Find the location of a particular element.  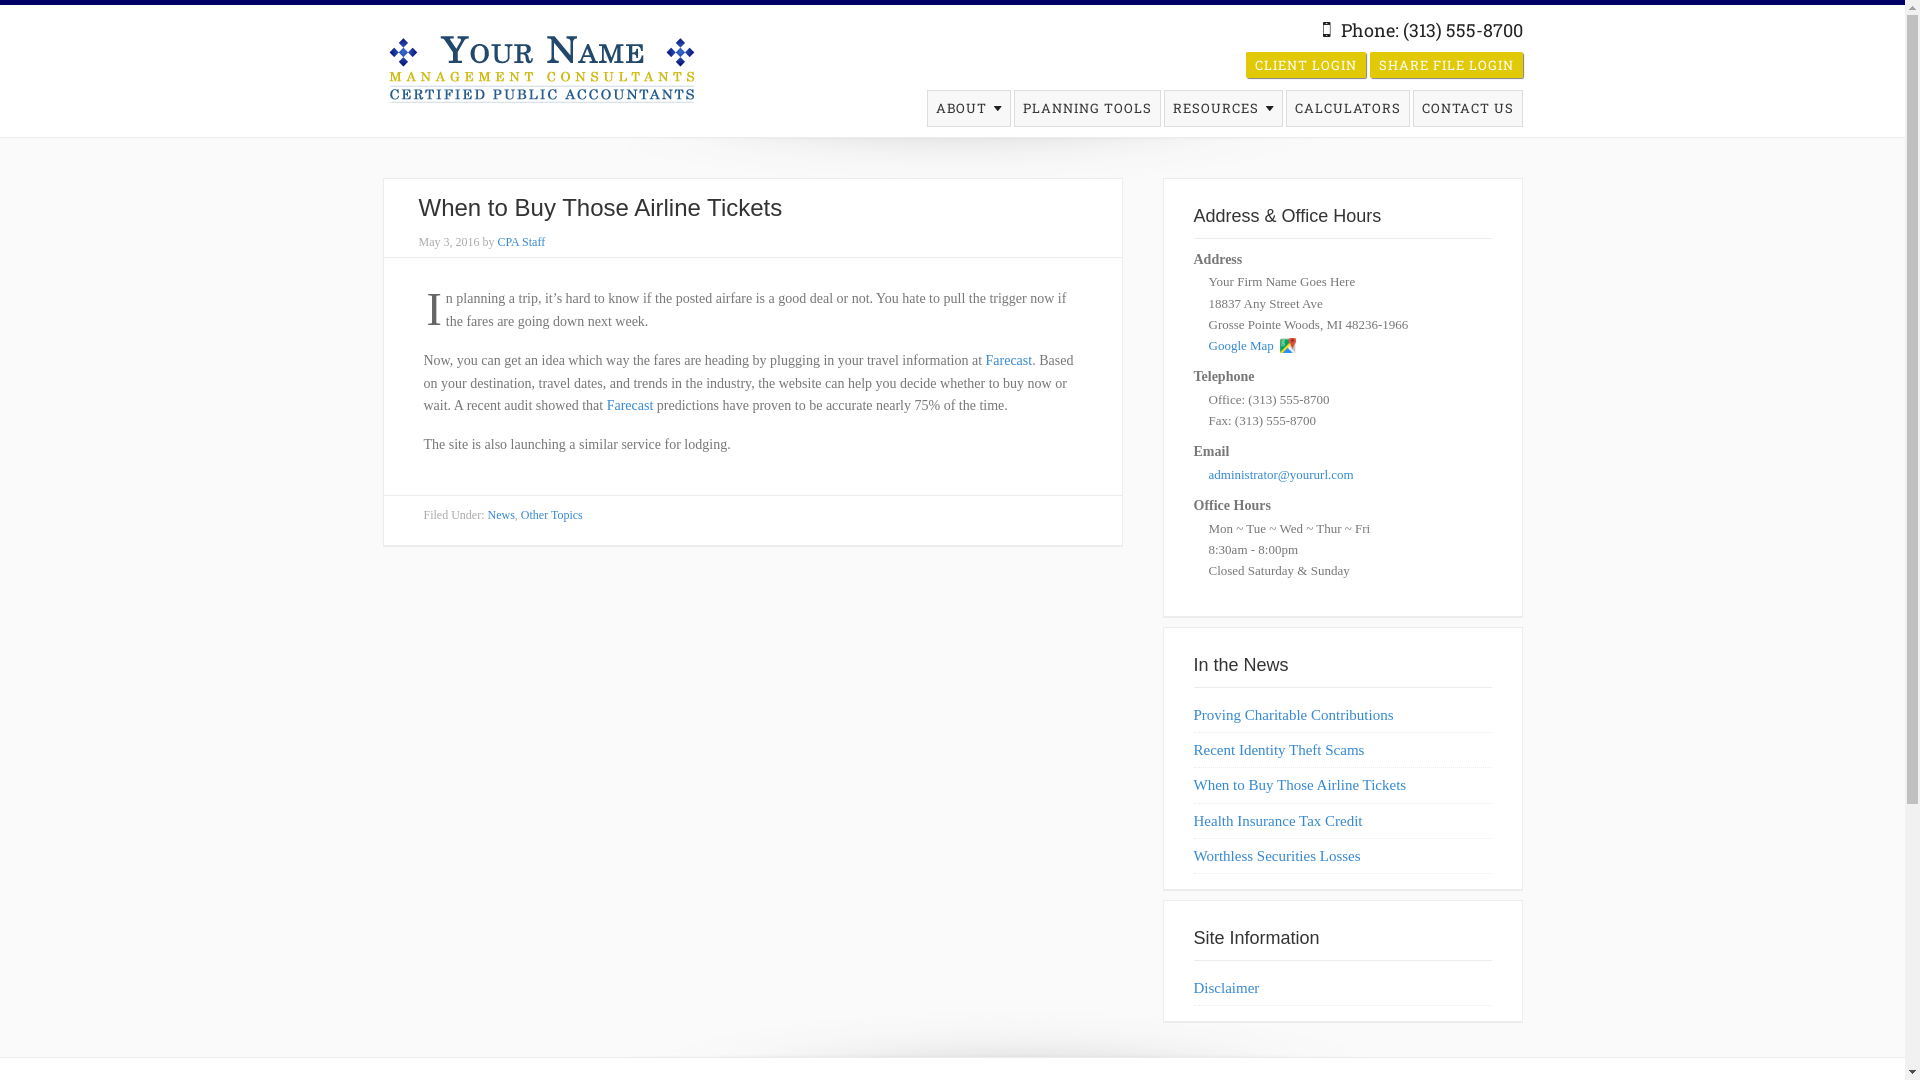

'RESOURCES' is located at coordinates (1213, 108).